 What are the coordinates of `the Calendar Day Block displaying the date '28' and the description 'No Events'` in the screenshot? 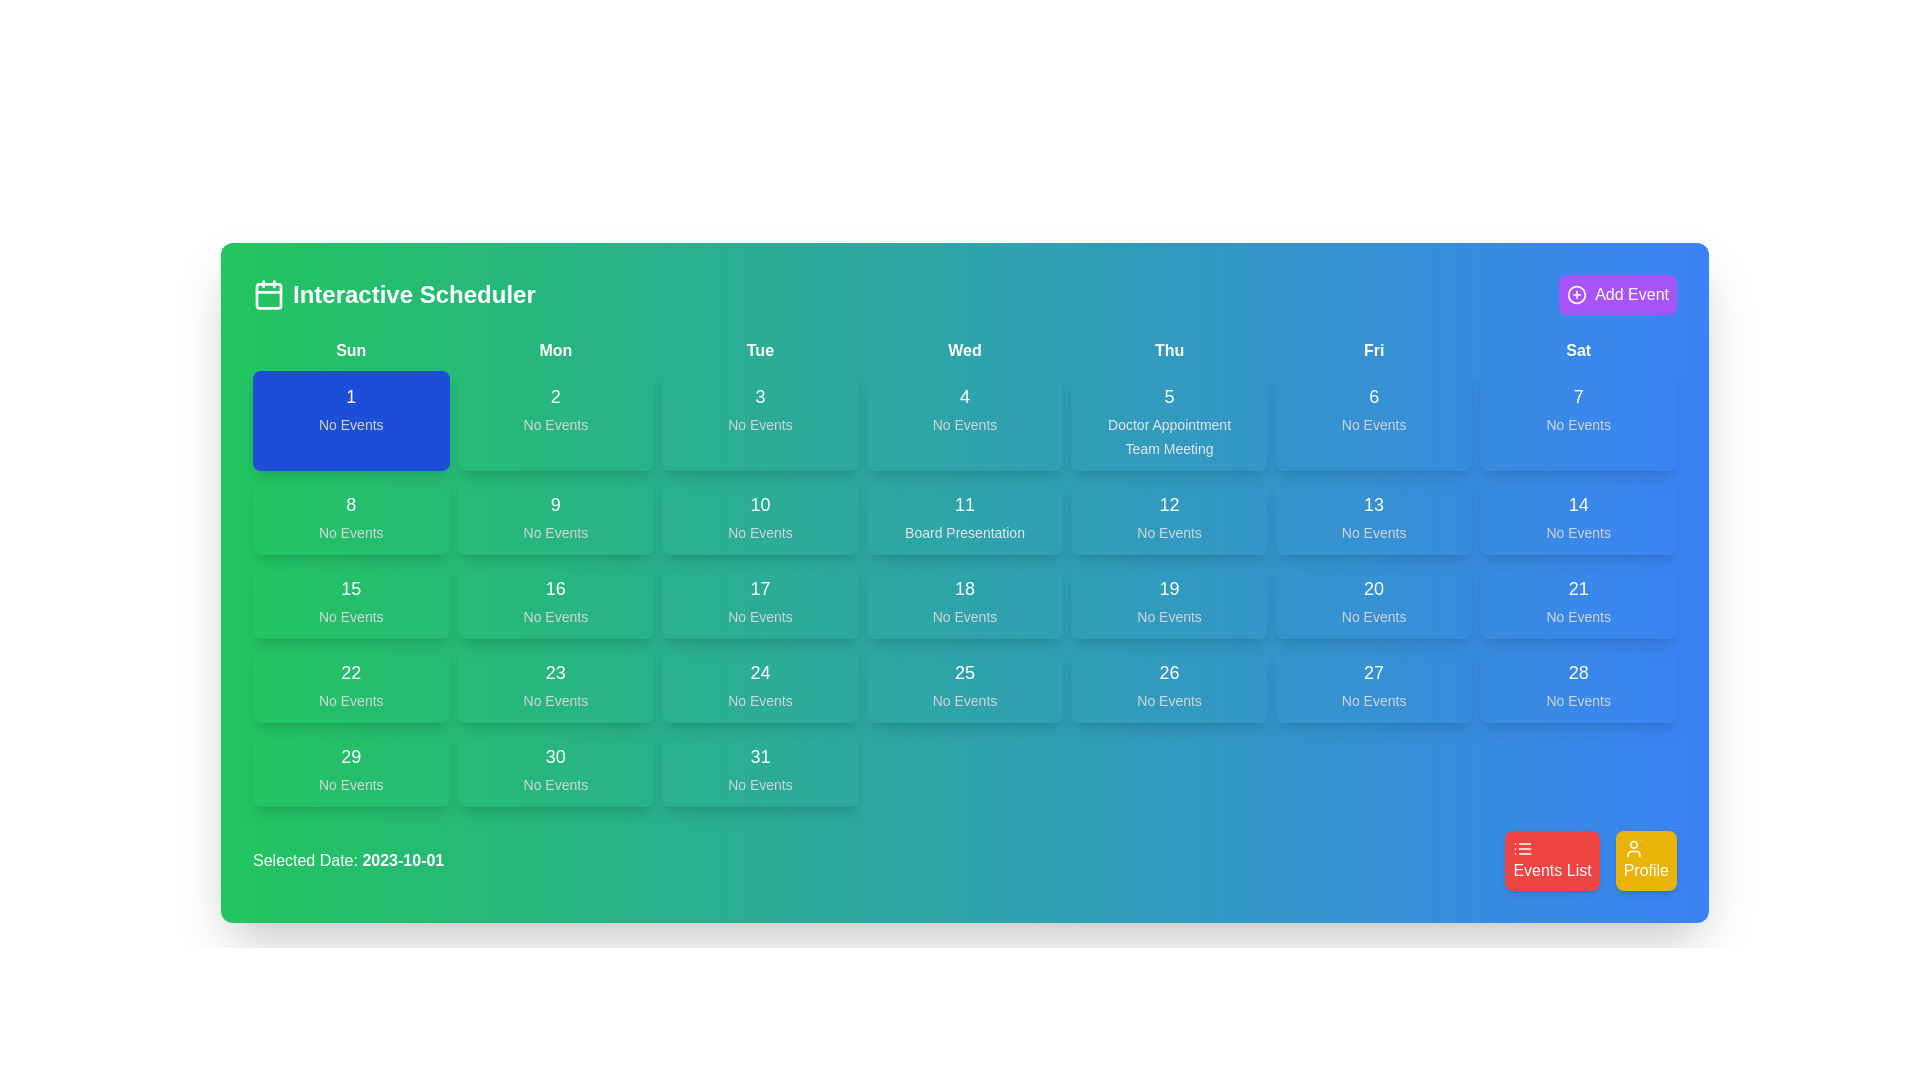 It's located at (1577, 684).